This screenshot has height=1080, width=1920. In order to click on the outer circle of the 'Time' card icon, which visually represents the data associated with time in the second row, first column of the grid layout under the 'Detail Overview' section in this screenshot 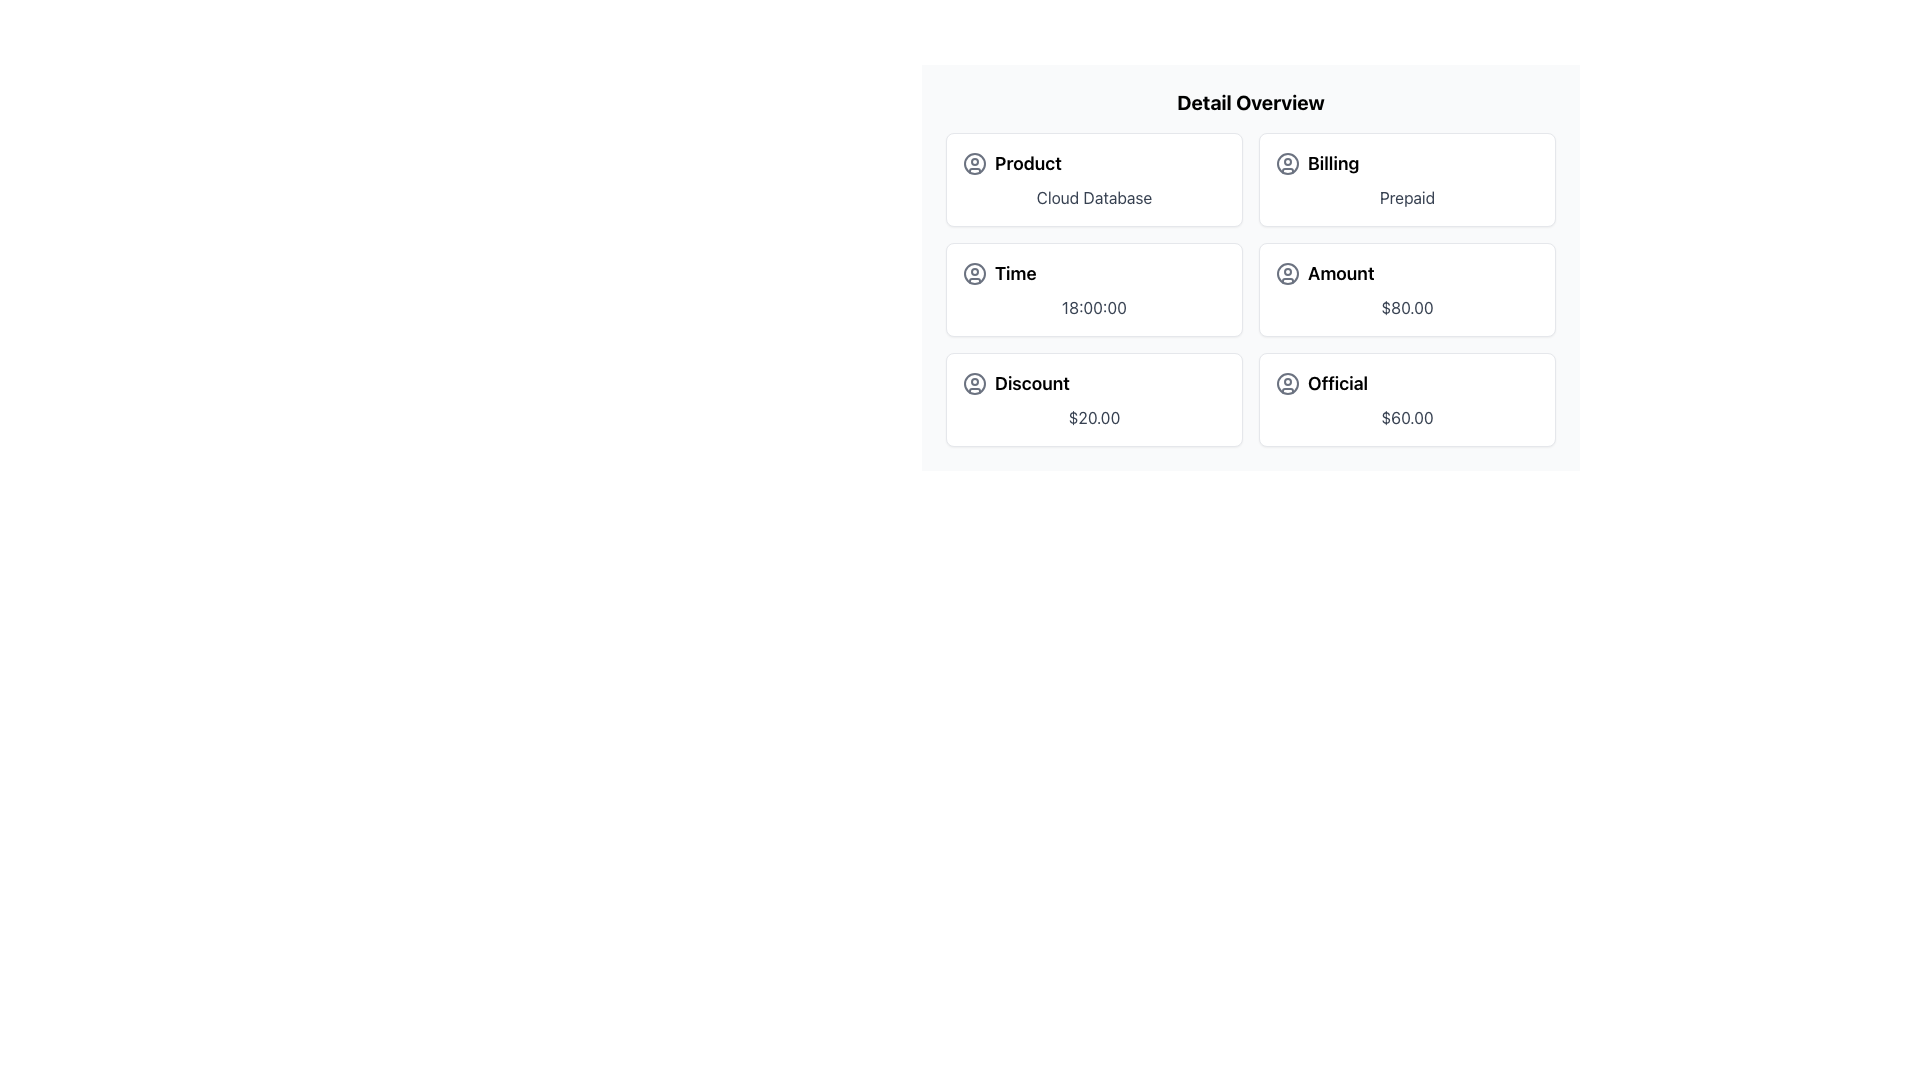, I will do `click(974, 273)`.